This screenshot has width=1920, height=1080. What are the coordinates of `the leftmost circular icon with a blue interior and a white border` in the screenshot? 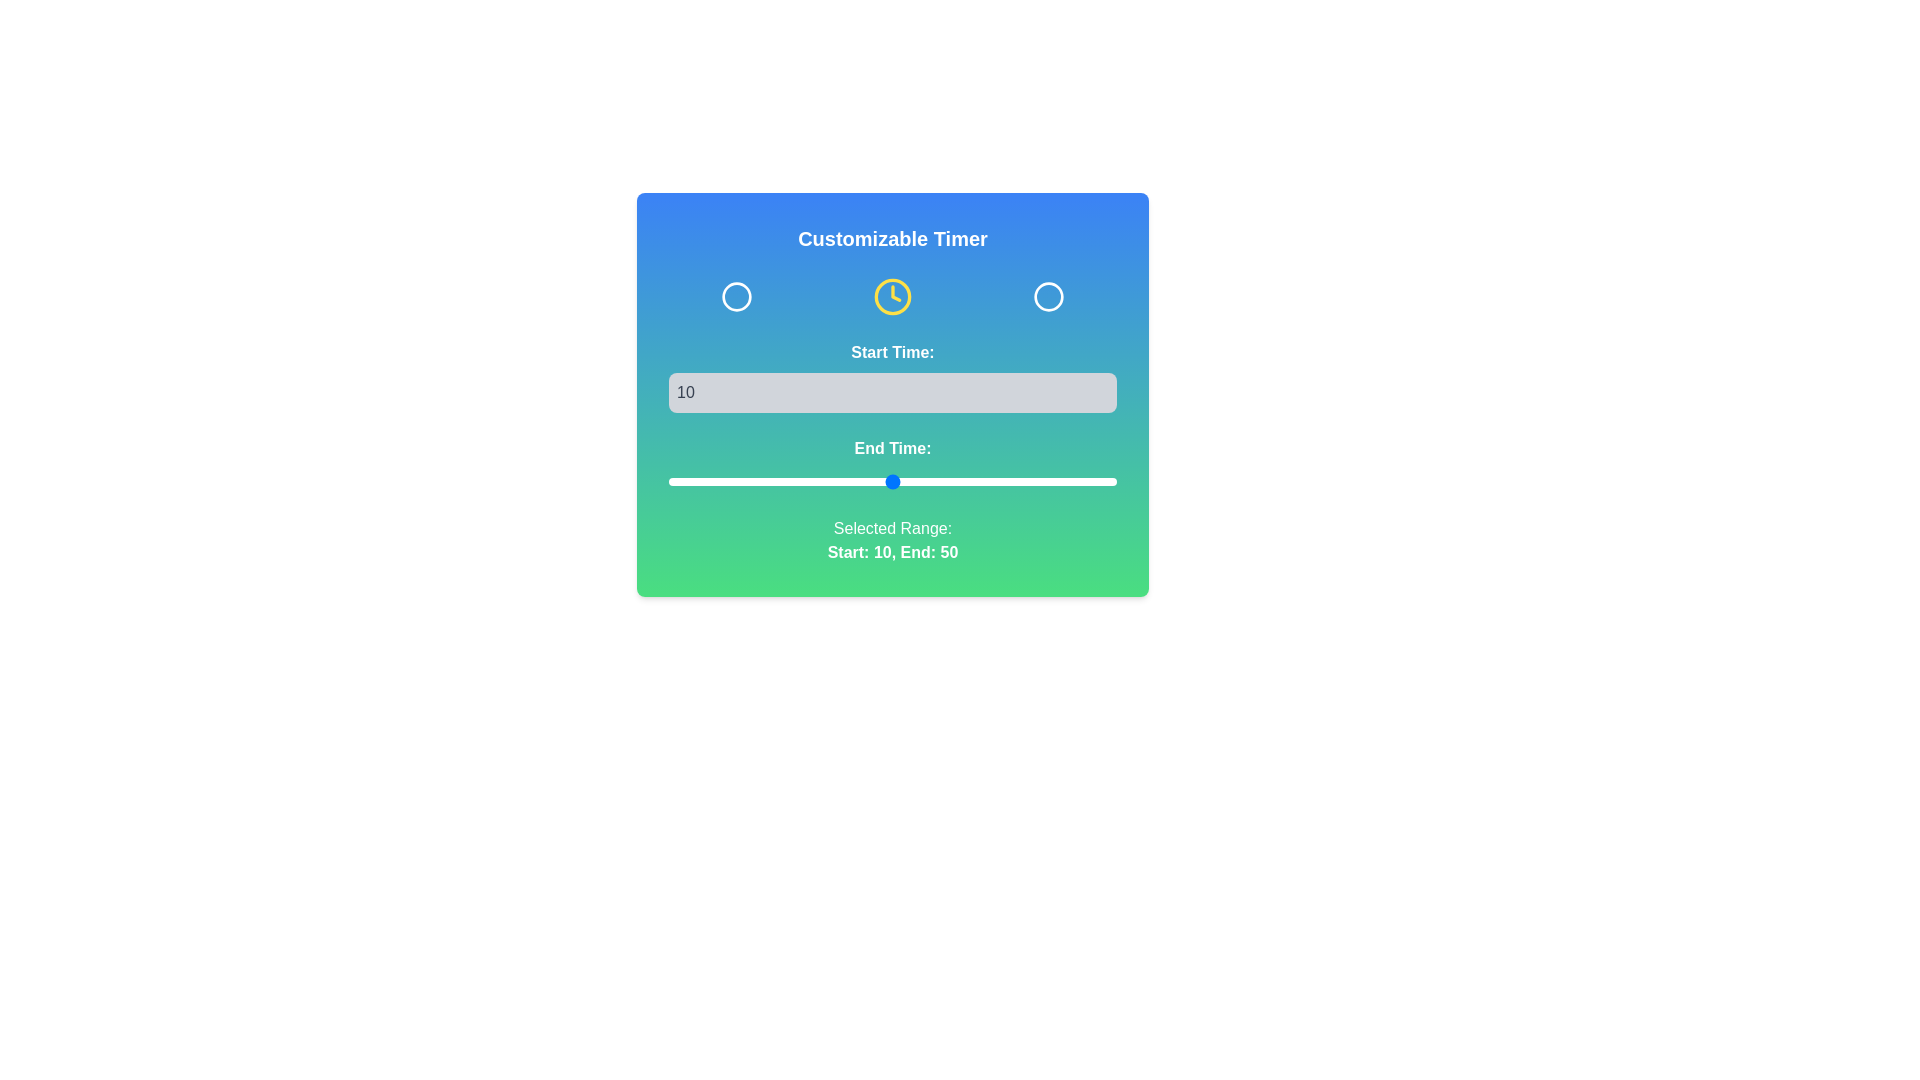 It's located at (736, 297).